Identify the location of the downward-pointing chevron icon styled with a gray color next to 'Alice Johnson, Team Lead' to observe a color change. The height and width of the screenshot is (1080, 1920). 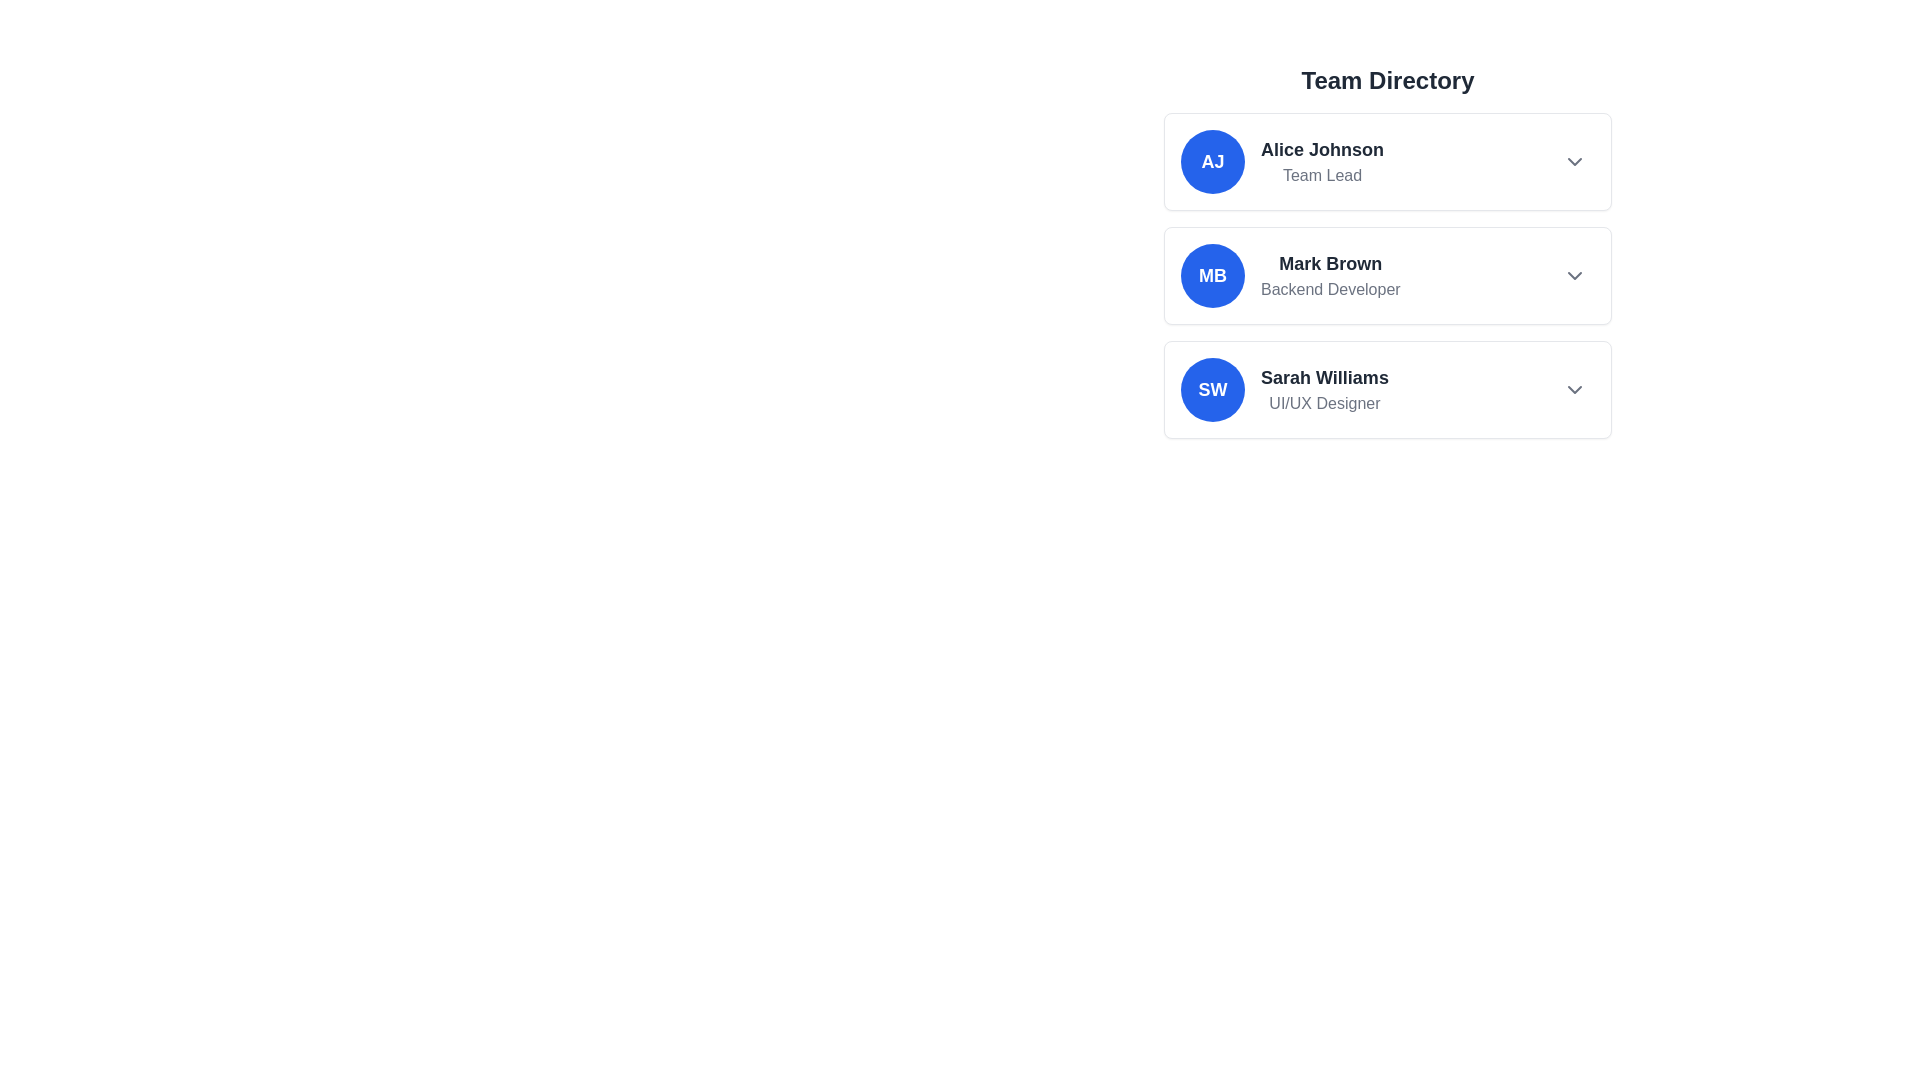
(1573, 161).